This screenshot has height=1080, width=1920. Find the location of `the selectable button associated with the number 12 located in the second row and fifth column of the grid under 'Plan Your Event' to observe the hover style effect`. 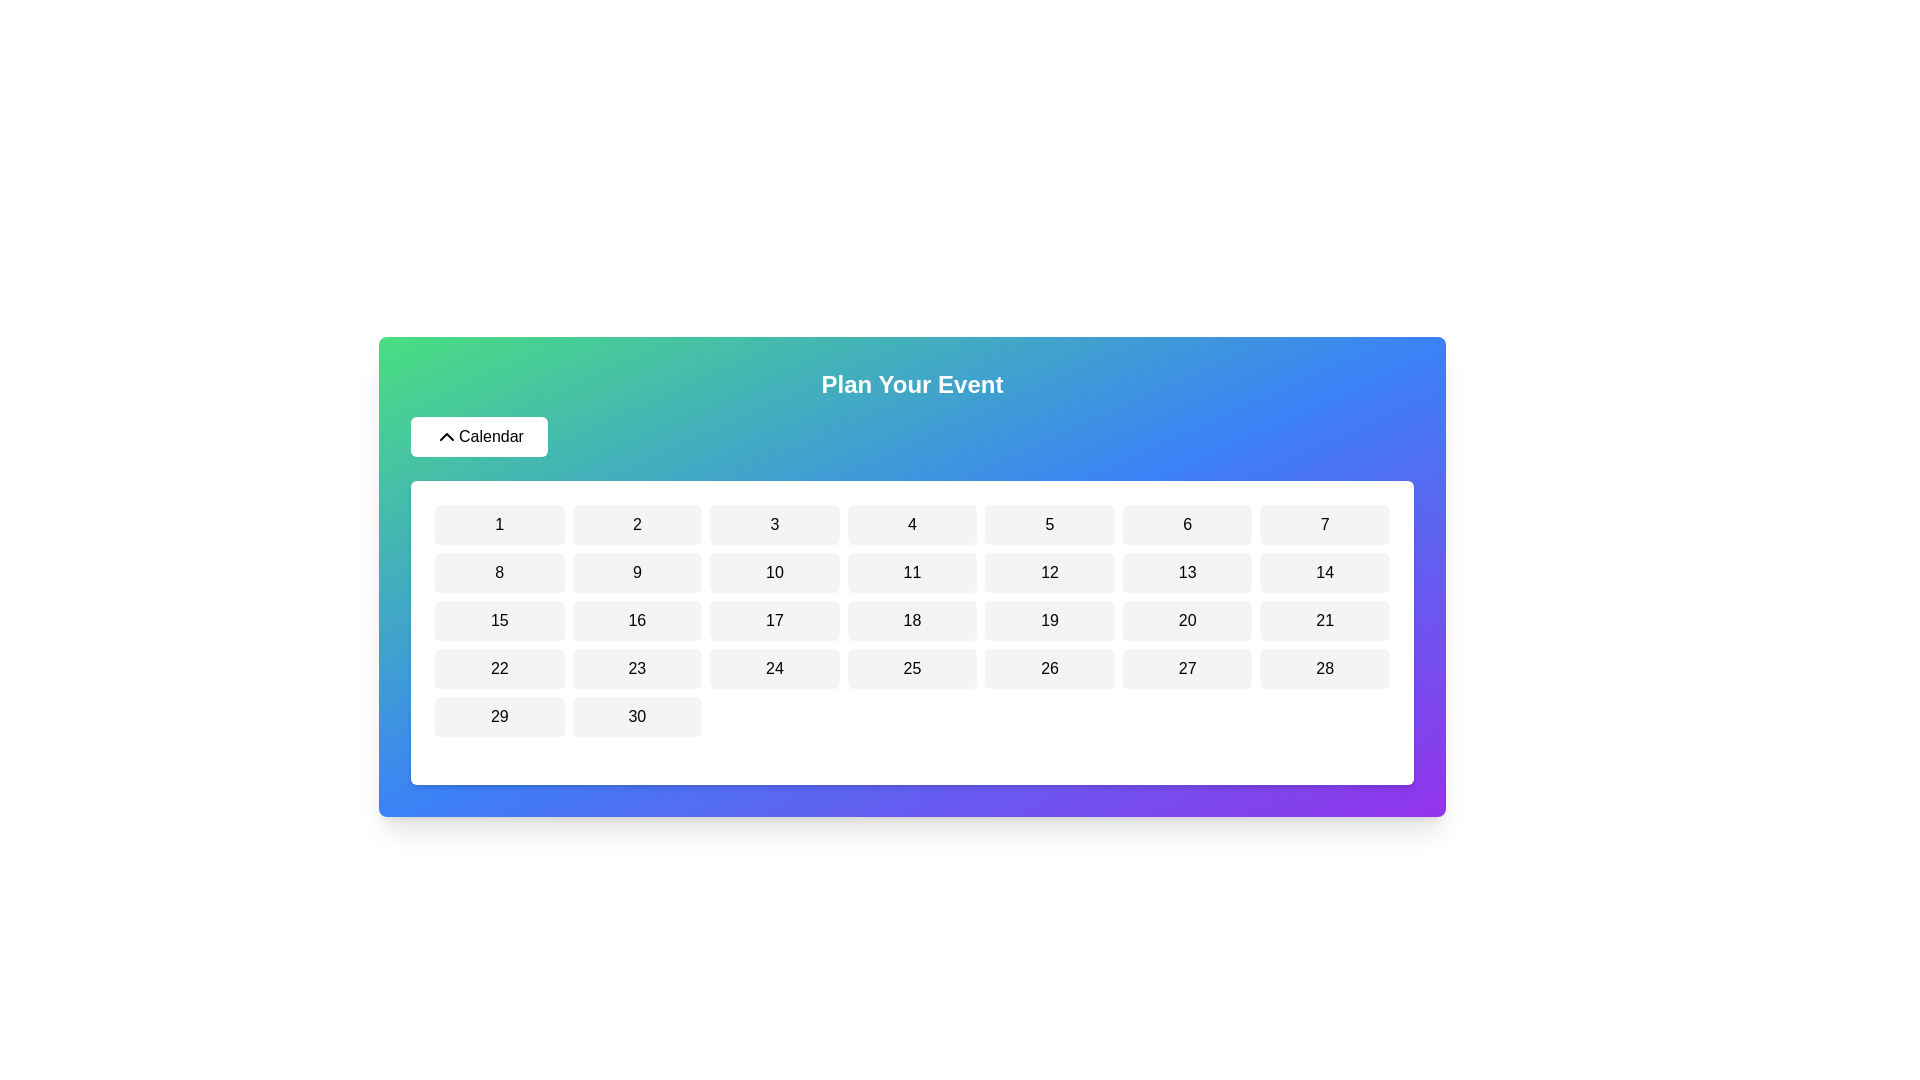

the selectable button associated with the number 12 located in the second row and fifth column of the grid under 'Plan Your Event' to observe the hover style effect is located at coordinates (1049, 573).